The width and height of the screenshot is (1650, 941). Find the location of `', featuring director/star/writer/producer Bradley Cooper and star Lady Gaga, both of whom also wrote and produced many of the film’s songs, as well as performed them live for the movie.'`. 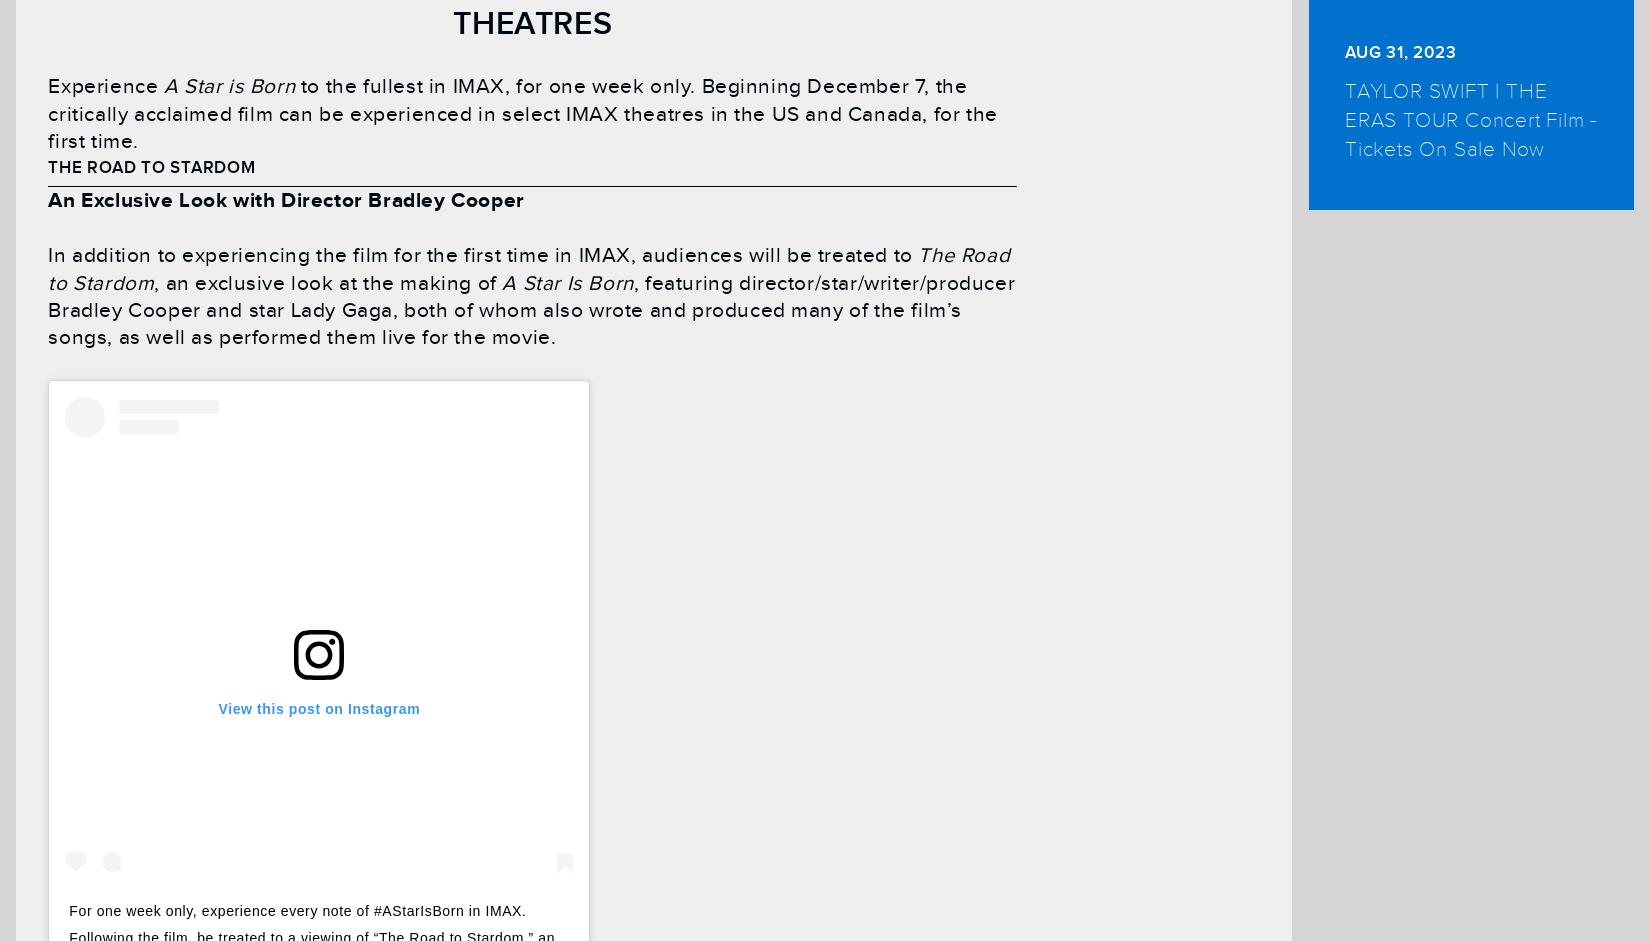

', featuring director/star/writer/producer Bradley Cooper and star Lady Gaga, both of whom also wrote and produced many of the film’s songs, as well as performed them live for the movie.' is located at coordinates (530, 309).